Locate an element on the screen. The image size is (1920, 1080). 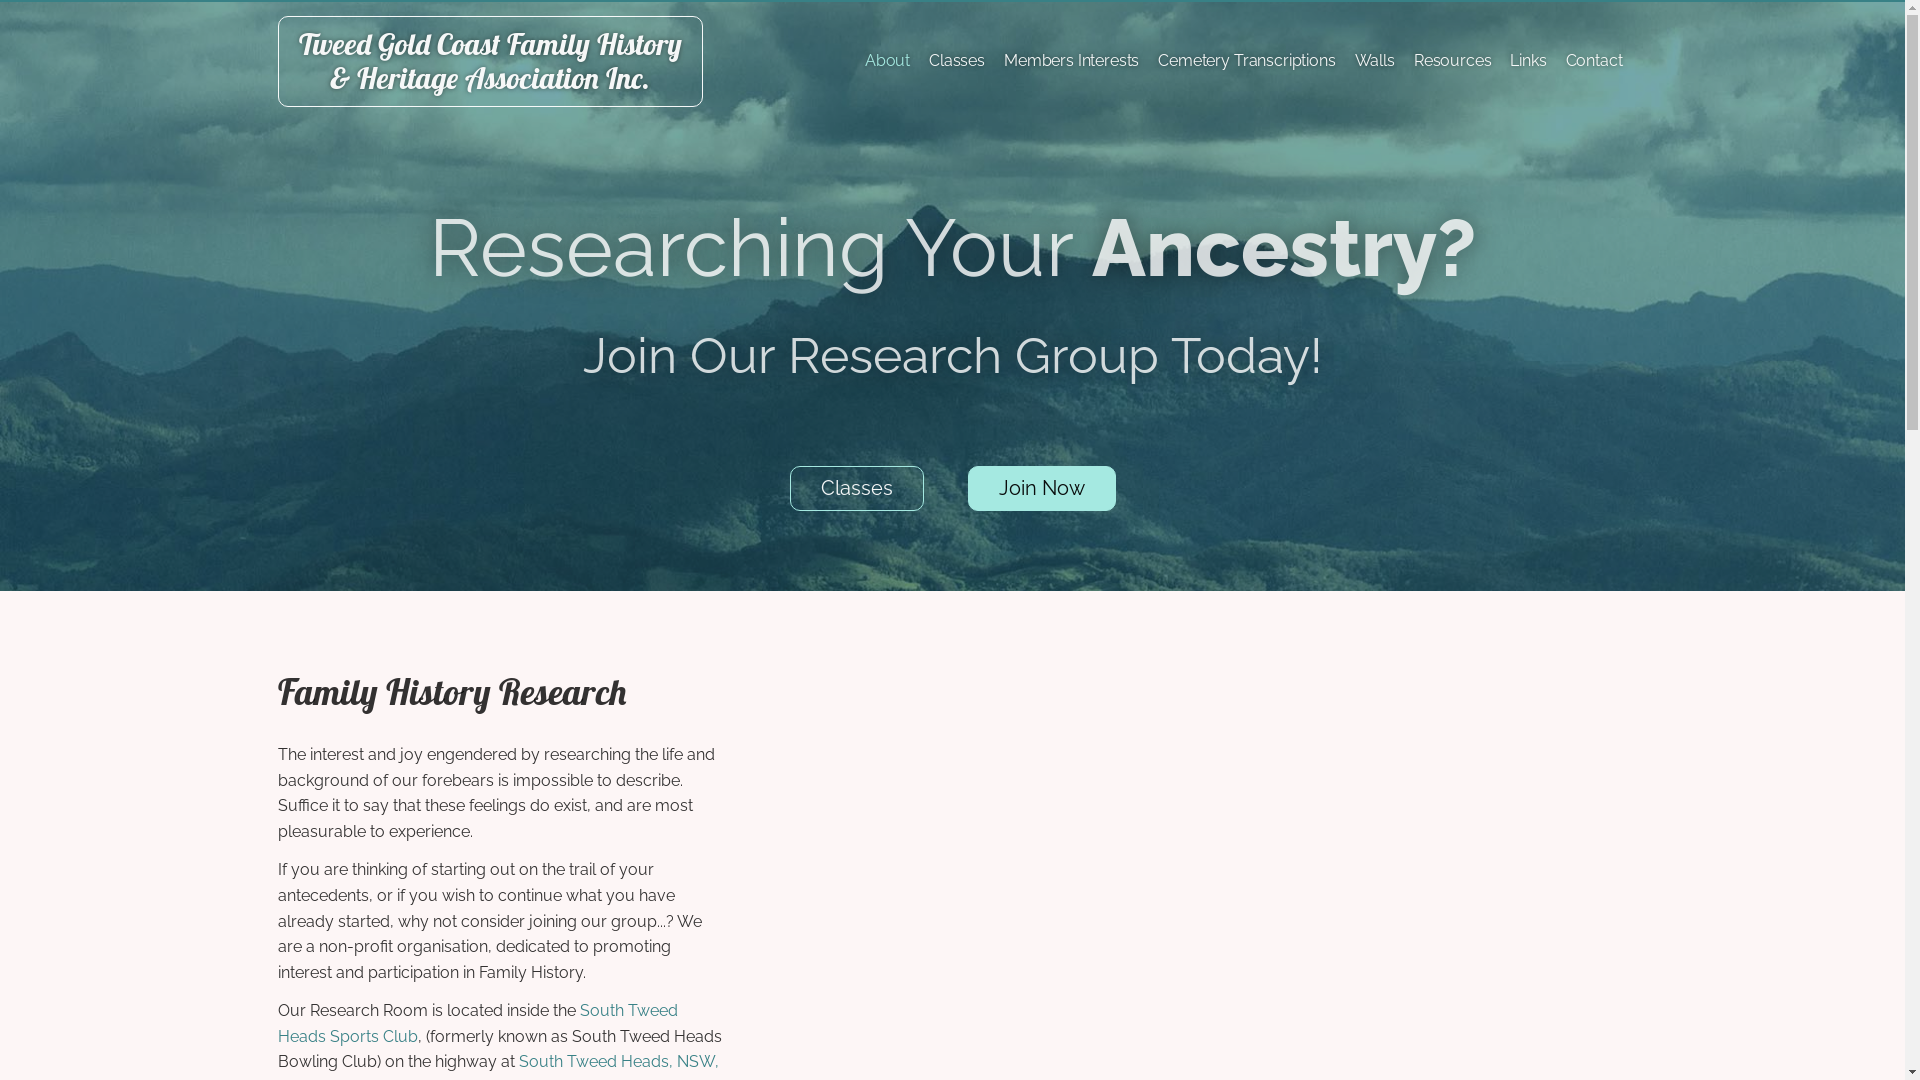
'About' is located at coordinates (886, 60).